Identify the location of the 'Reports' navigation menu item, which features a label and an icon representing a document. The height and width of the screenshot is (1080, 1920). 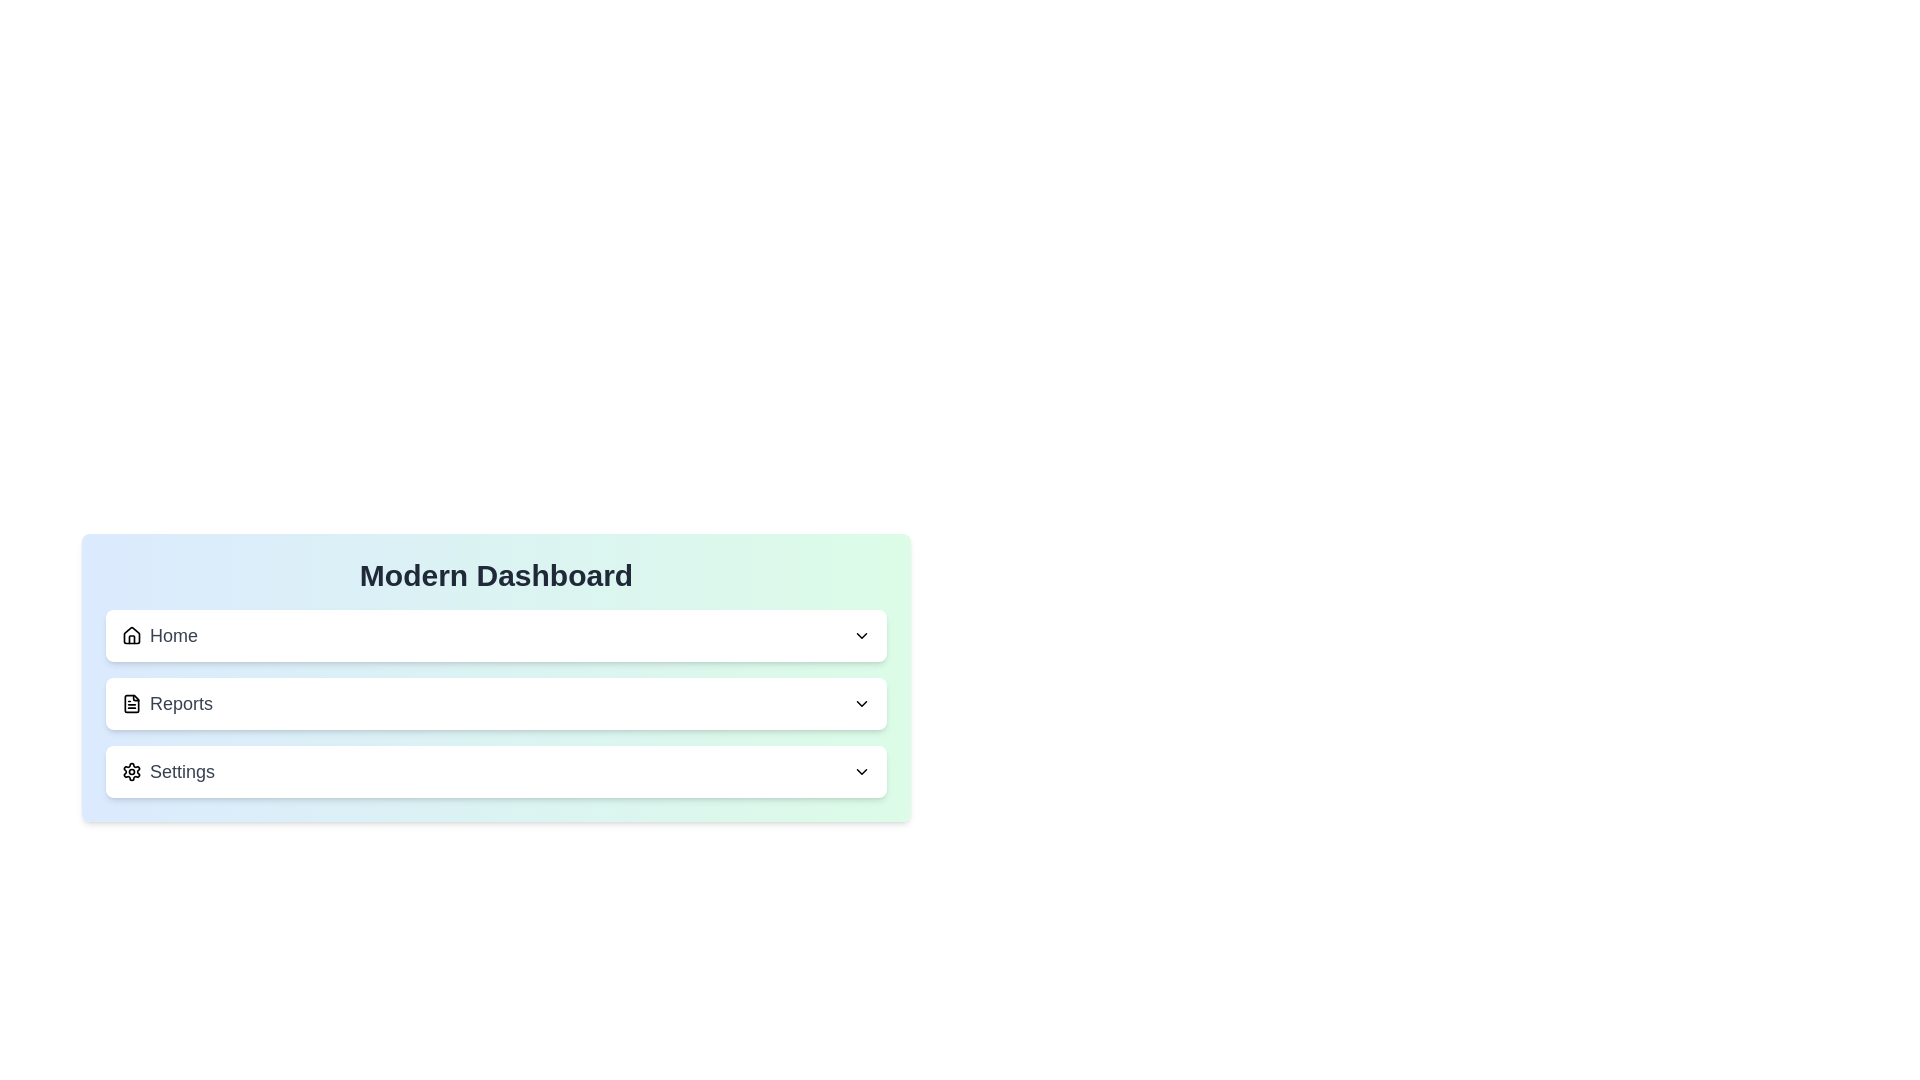
(167, 703).